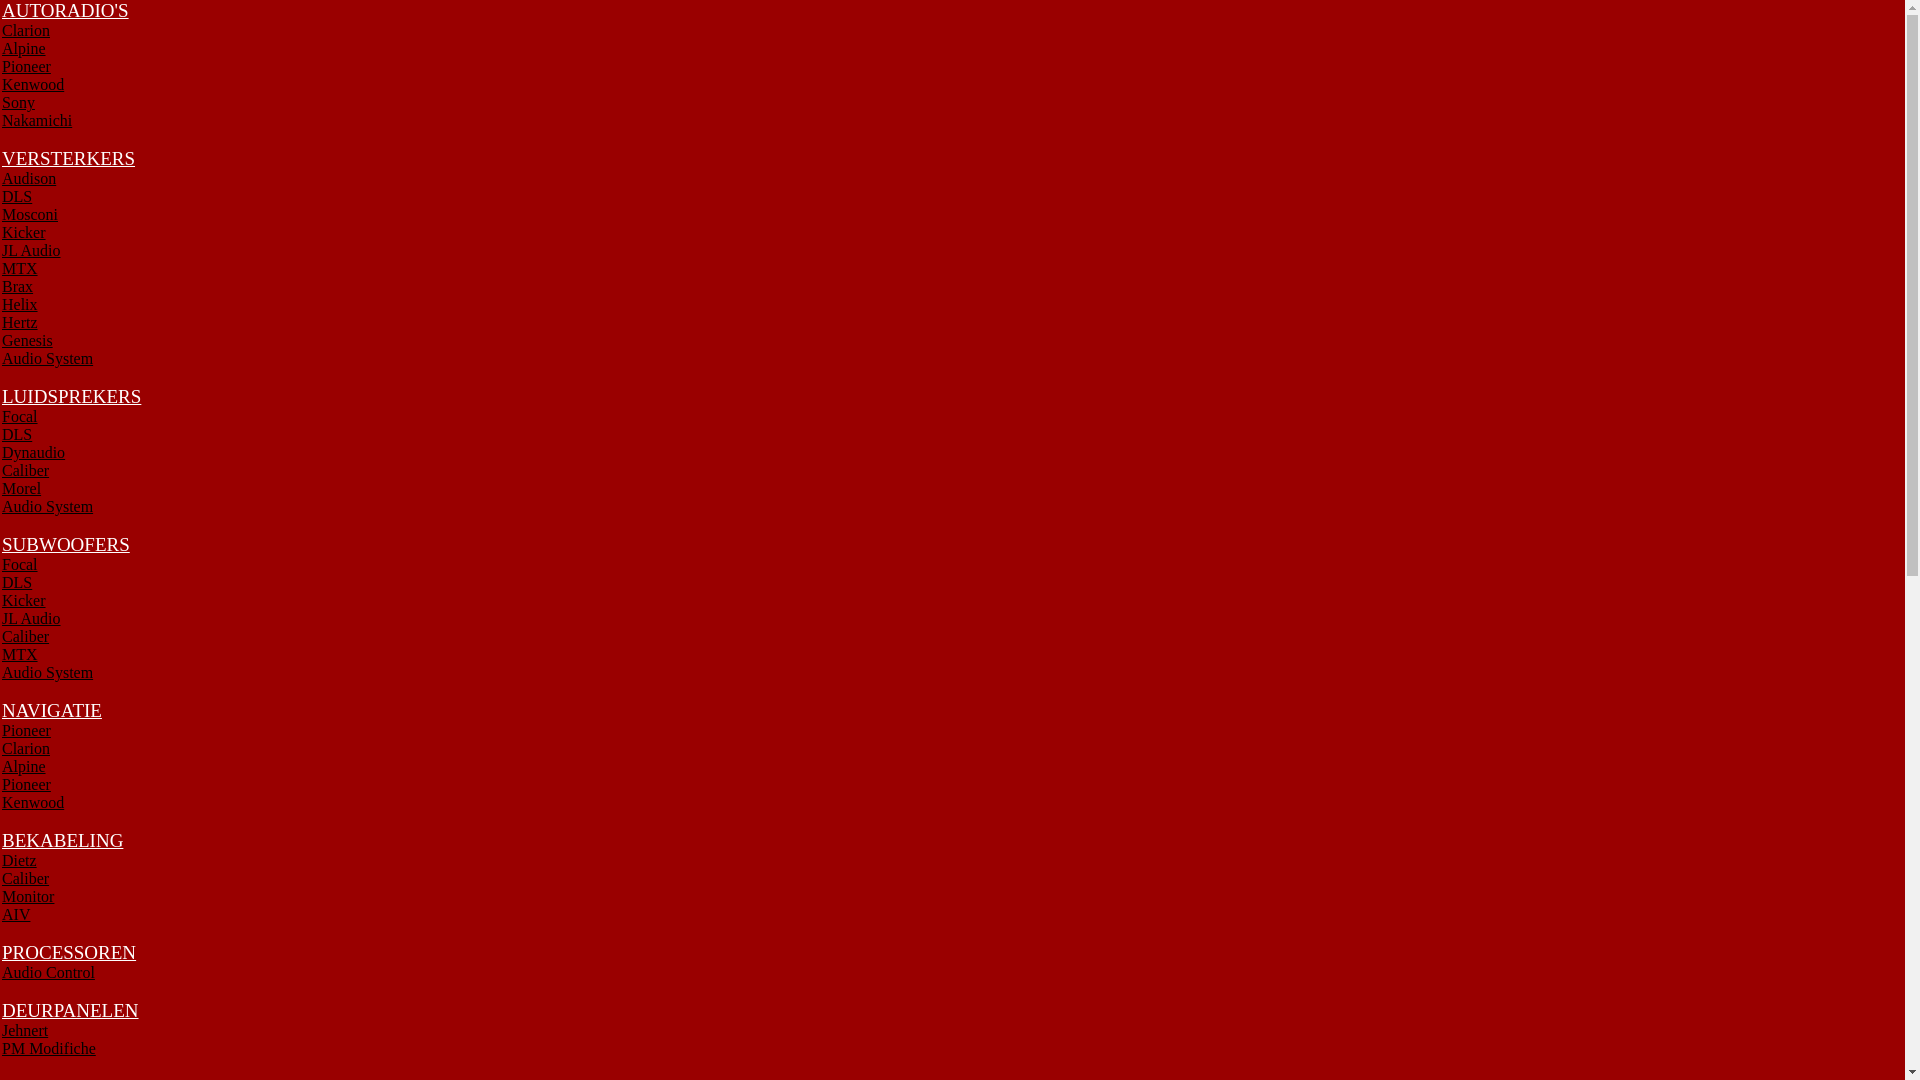  What do you see at coordinates (15, 914) in the screenshot?
I see `'AIV'` at bounding box center [15, 914].